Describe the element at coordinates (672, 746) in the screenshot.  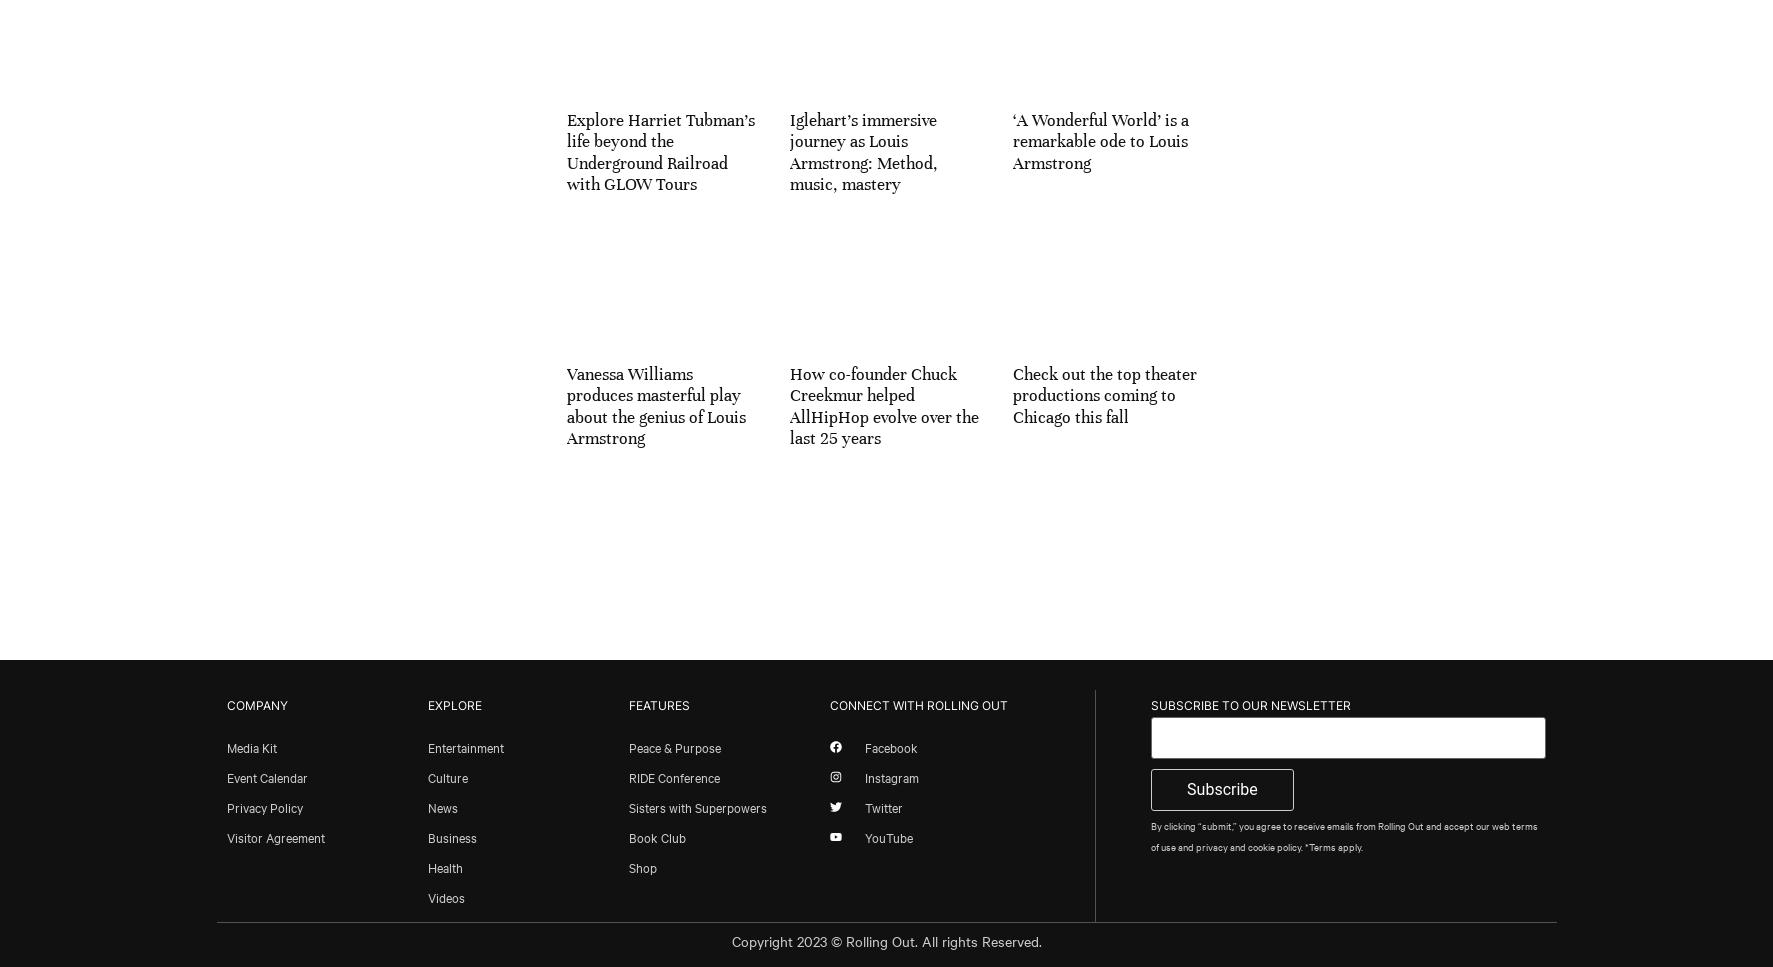
I see `'Peace & Purpose'` at that location.